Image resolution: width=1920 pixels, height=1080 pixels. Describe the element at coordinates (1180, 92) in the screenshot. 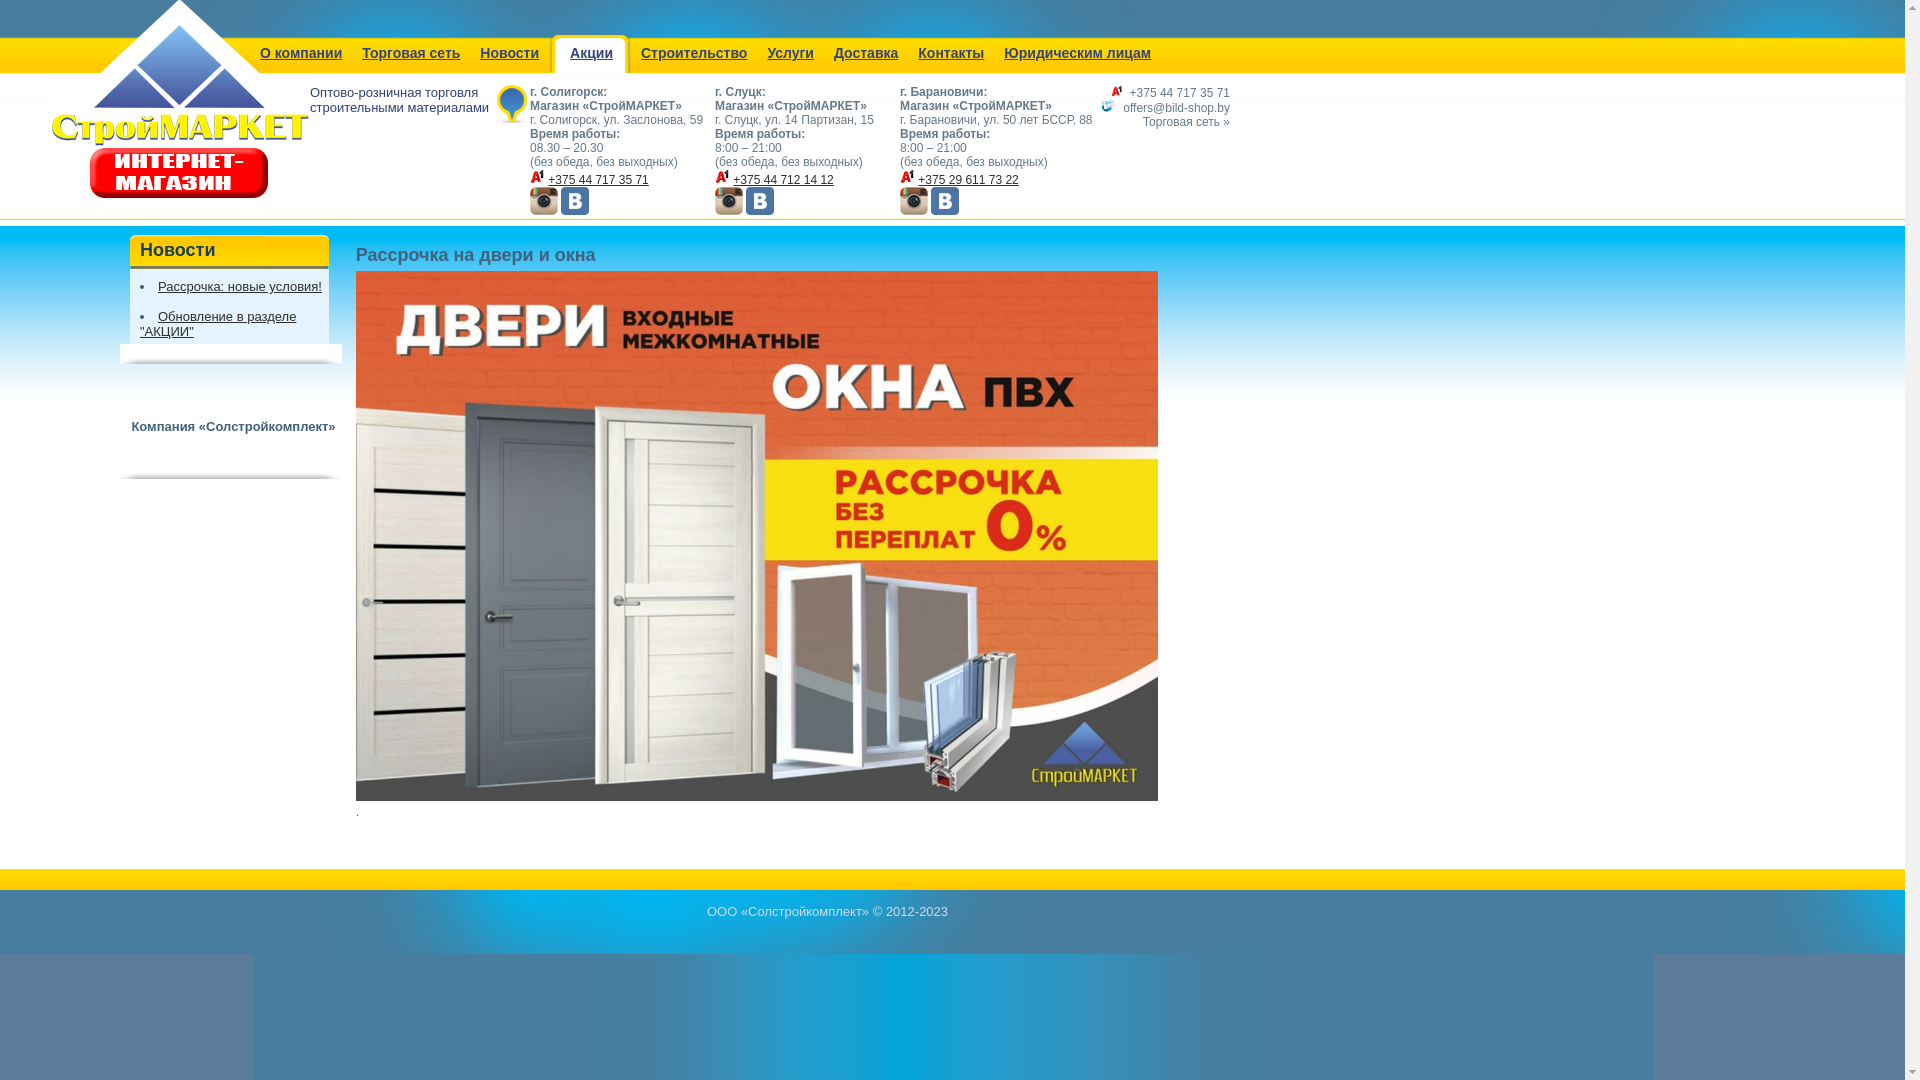

I see `'+375 44 717 35 71'` at that location.